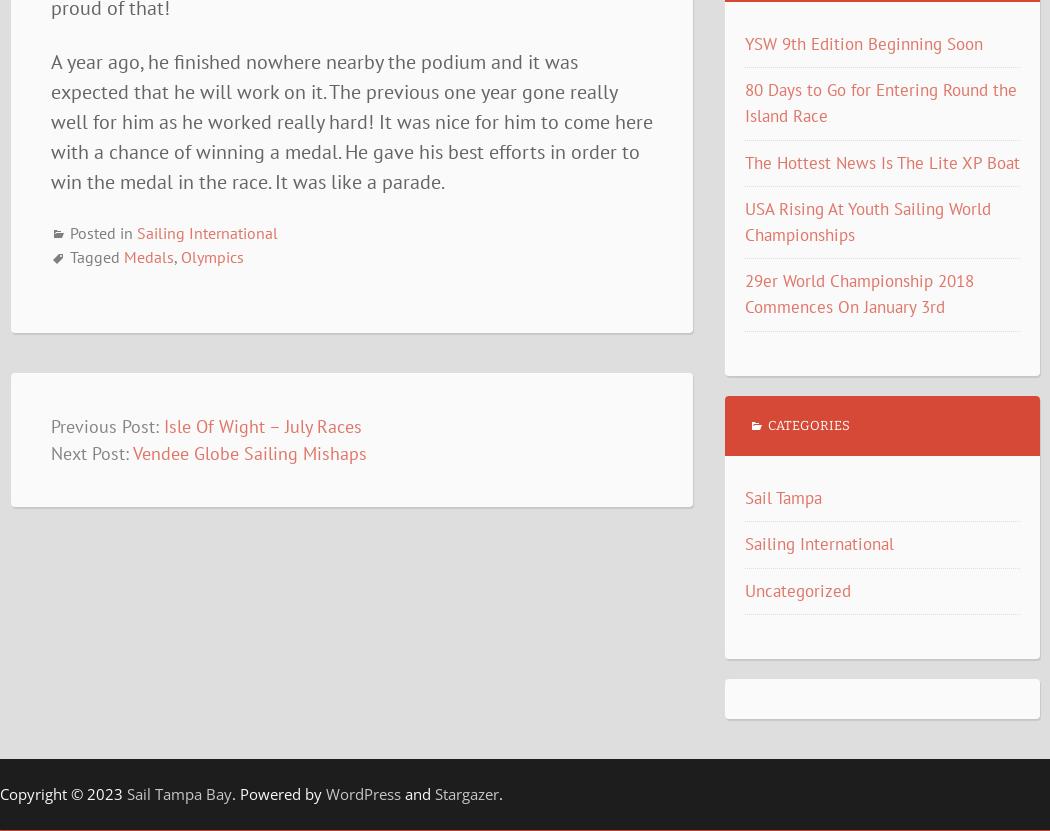  What do you see at coordinates (862, 42) in the screenshot?
I see `'YSW 9th Edition Beginning Soon'` at bounding box center [862, 42].